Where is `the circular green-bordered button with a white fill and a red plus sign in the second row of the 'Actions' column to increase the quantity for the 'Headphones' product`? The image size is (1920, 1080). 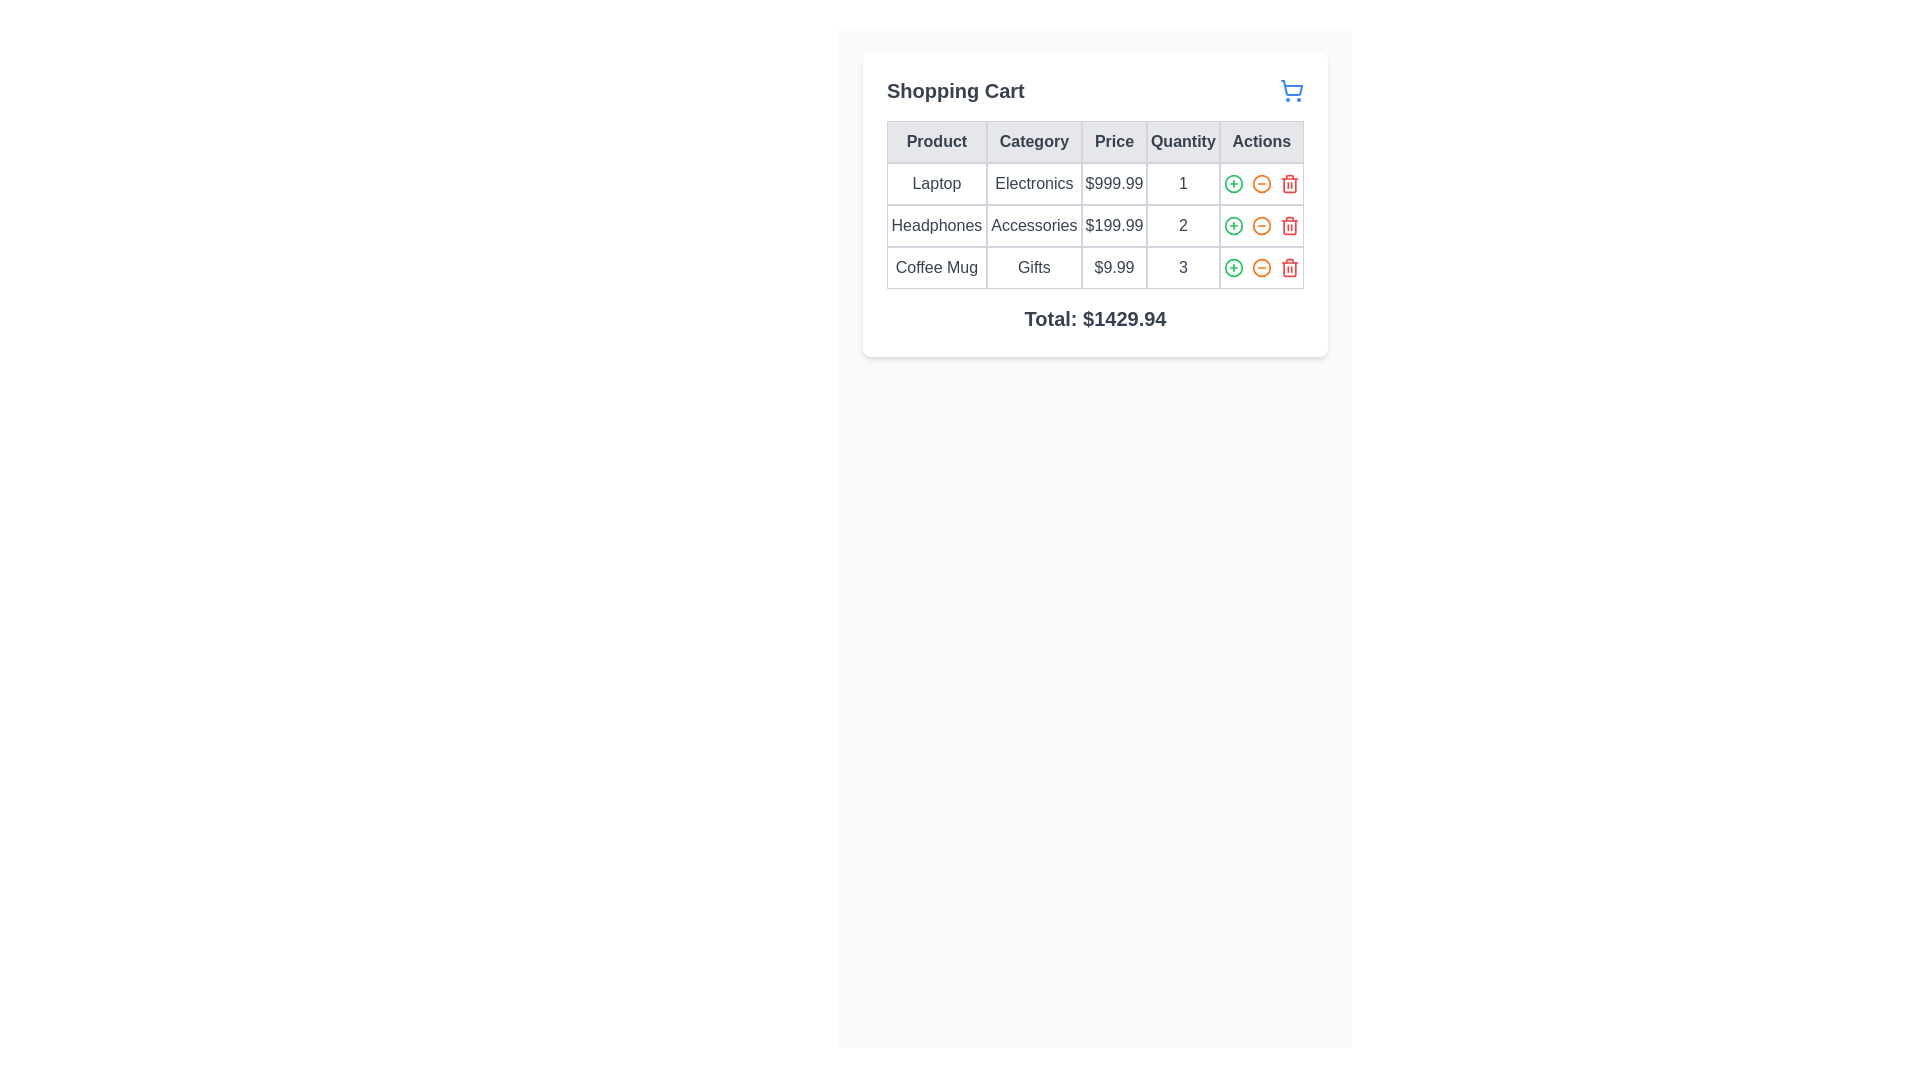 the circular green-bordered button with a white fill and a red plus sign in the second row of the 'Actions' column to increase the quantity for the 'Headphones' product is located at coordinates (1232, 225).